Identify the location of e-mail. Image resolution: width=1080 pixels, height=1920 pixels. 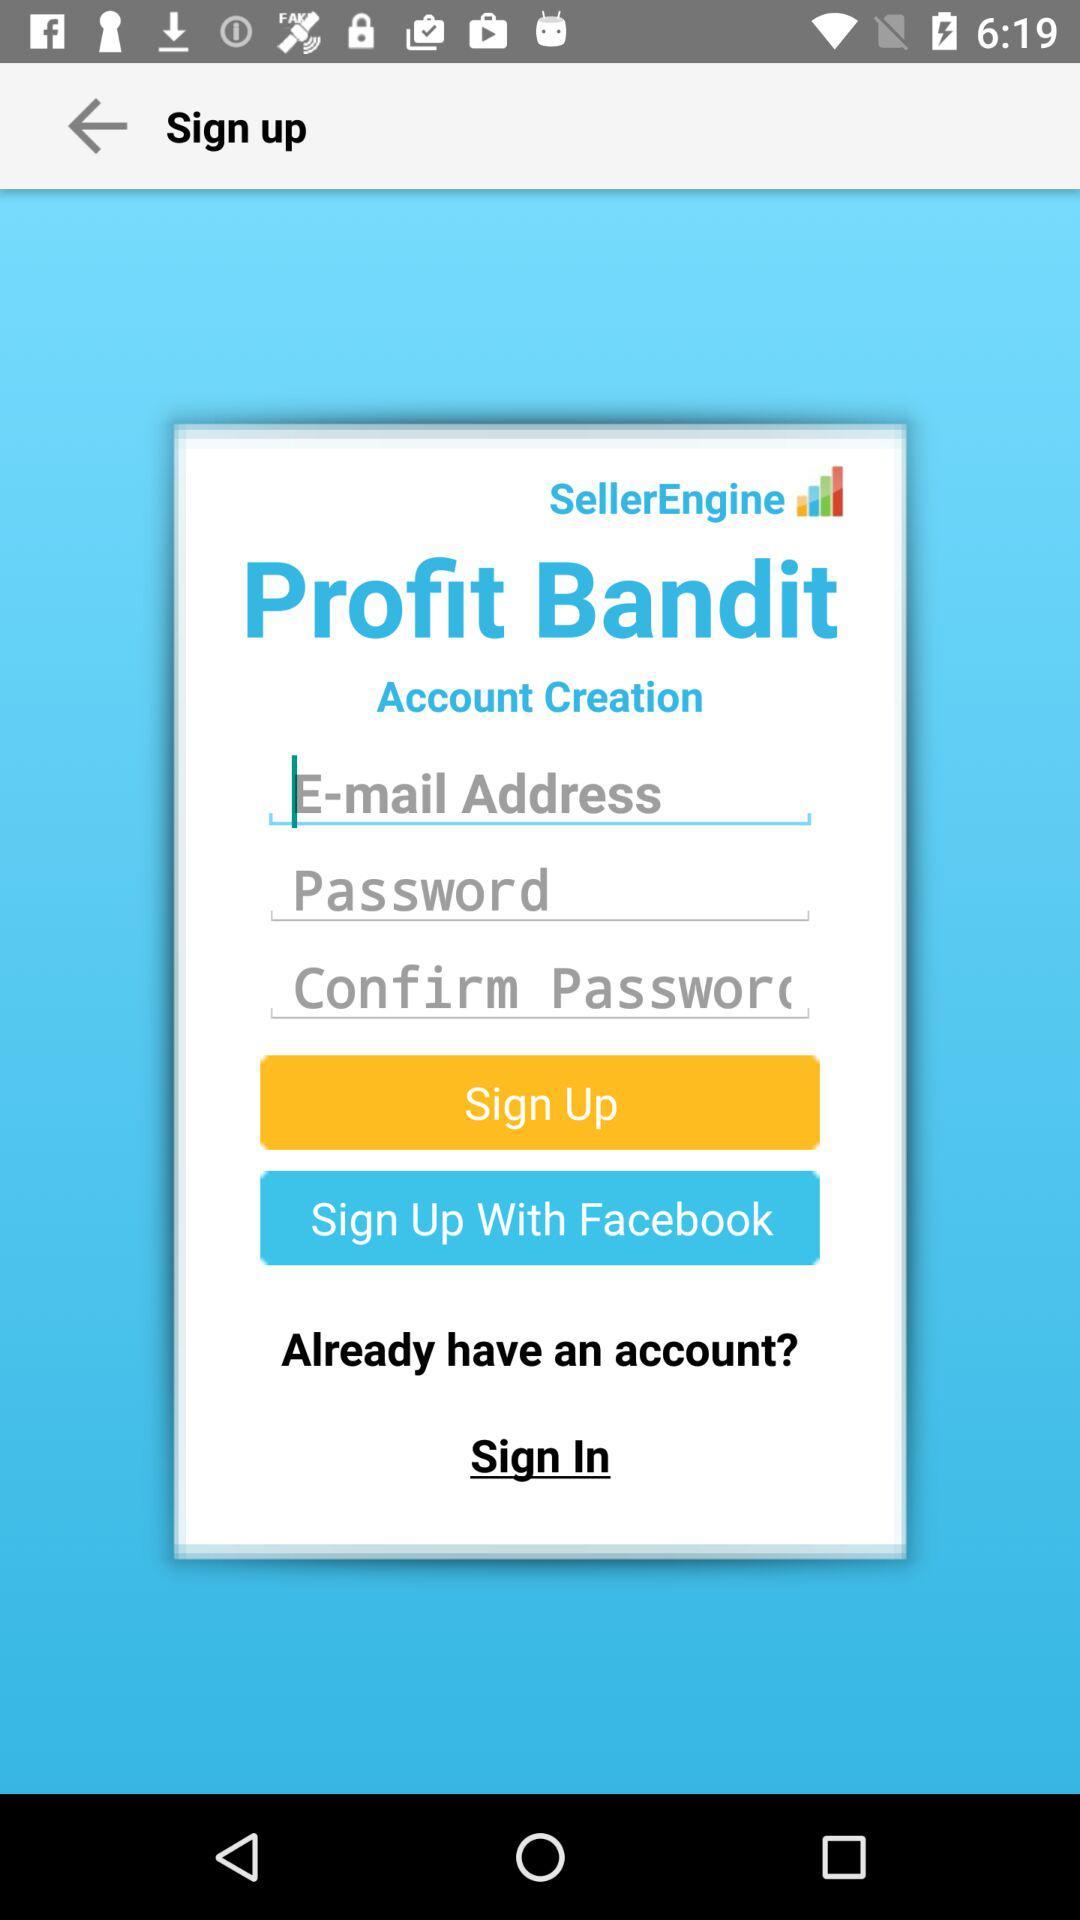
(540, 791).